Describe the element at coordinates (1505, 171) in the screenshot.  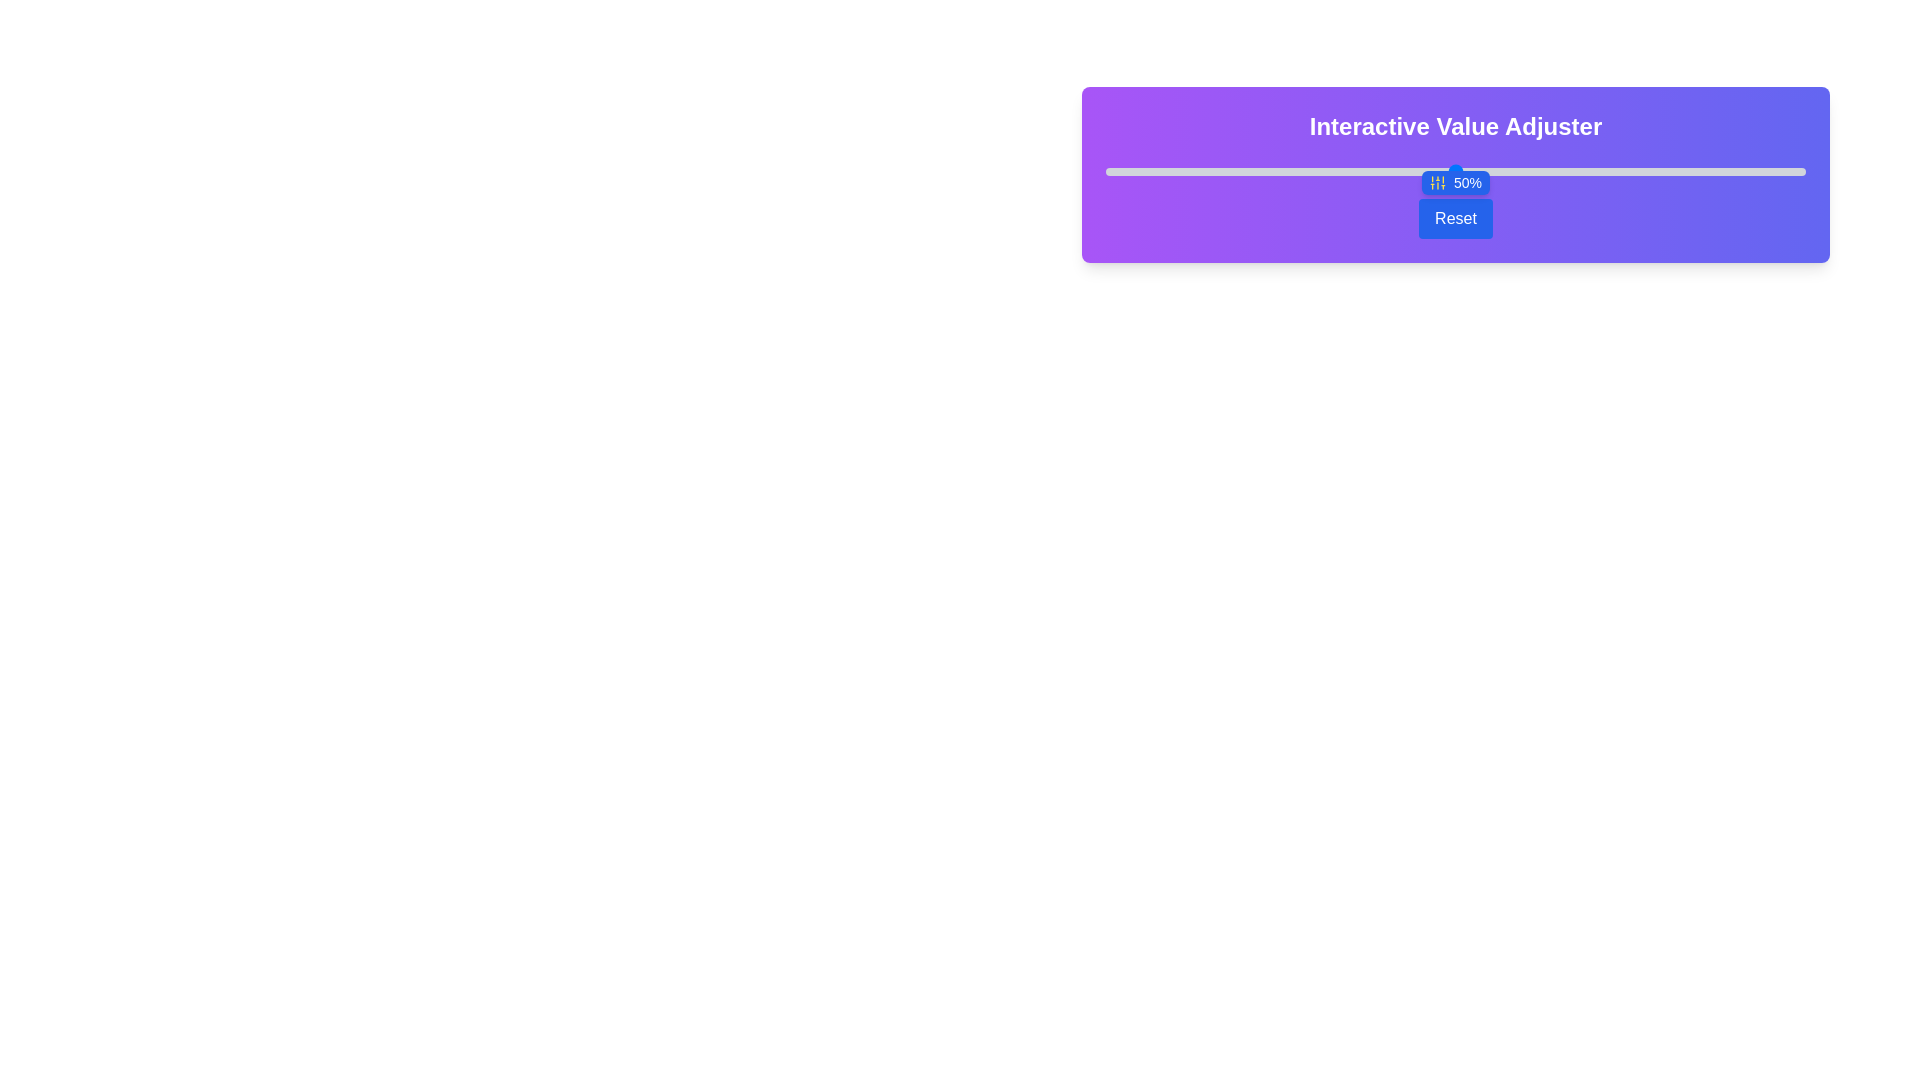
I see `the slider value` at that location.